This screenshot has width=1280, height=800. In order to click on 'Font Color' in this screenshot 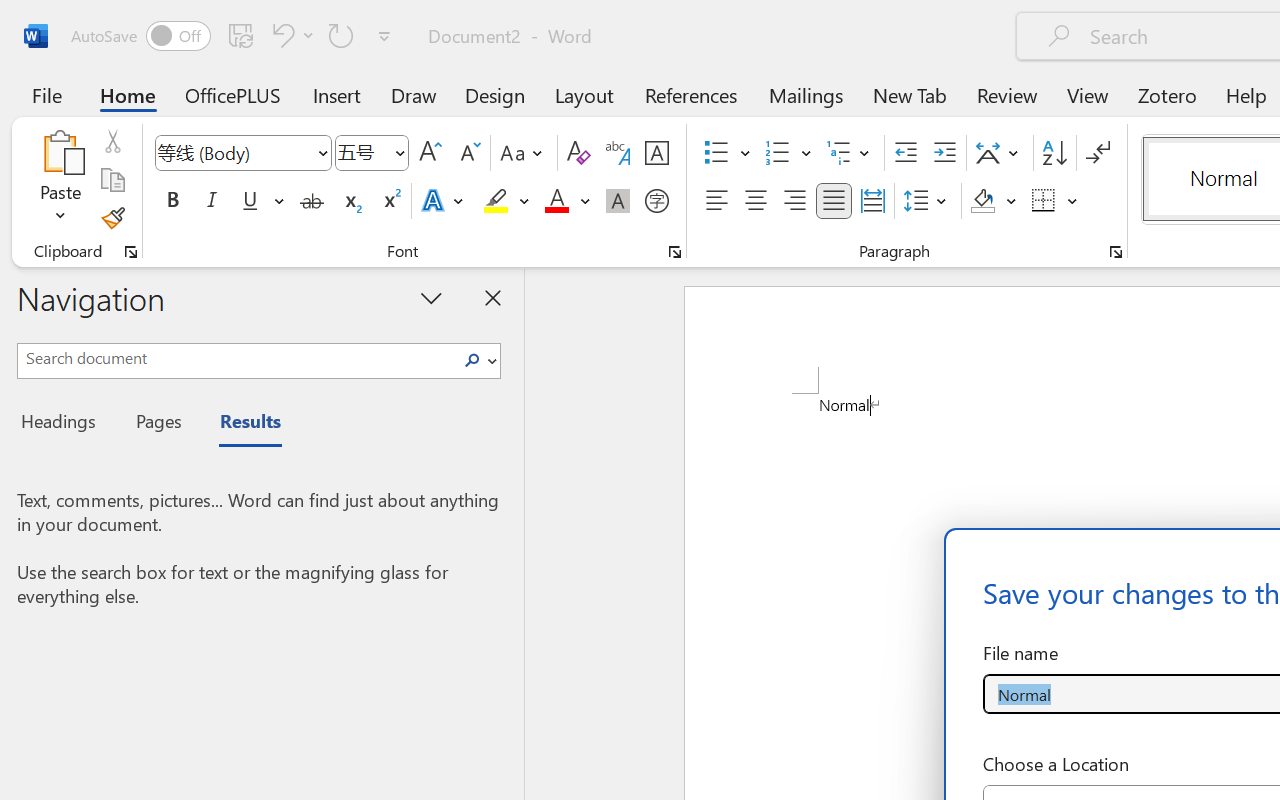, I will do `click(566, 201)`.